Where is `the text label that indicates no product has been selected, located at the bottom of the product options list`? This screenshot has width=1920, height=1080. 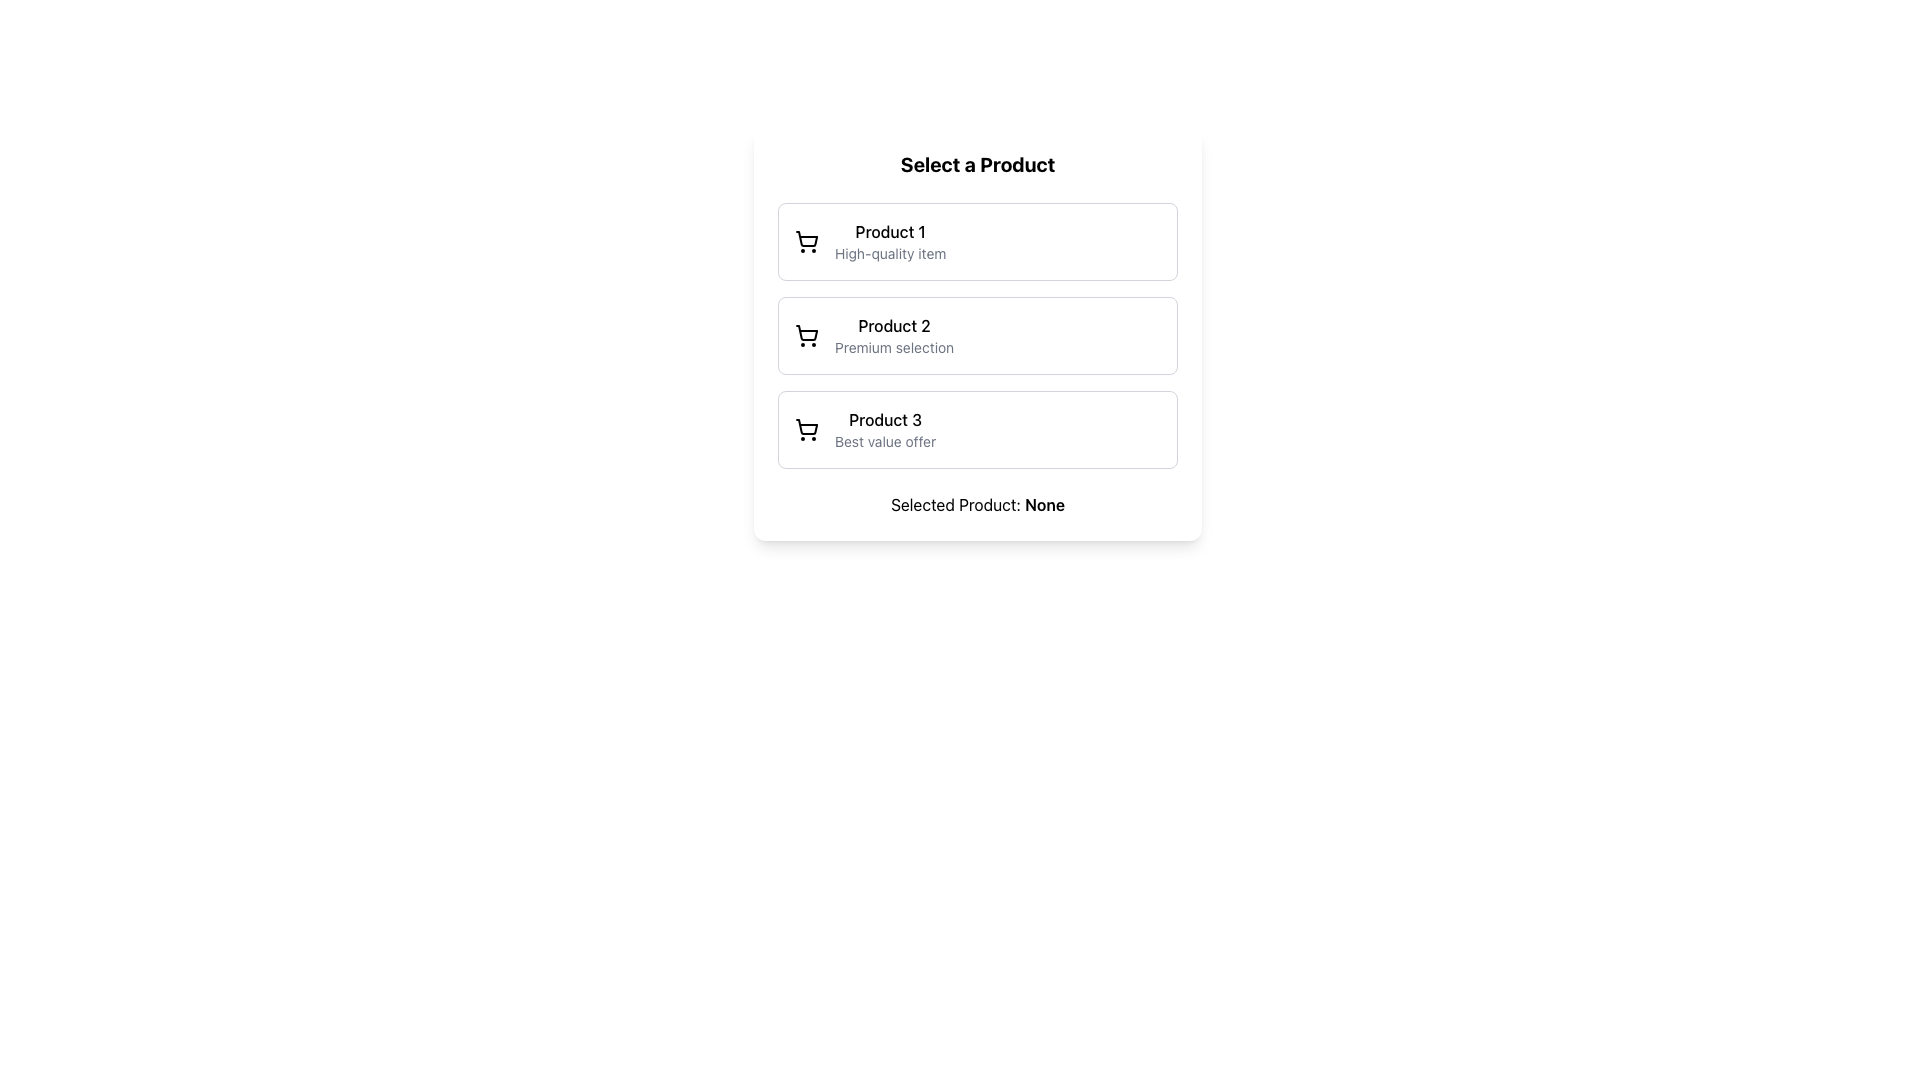 the text label that indicates no product has been selected, located at the bottom of the product options list is located at coordinates (978, 504).